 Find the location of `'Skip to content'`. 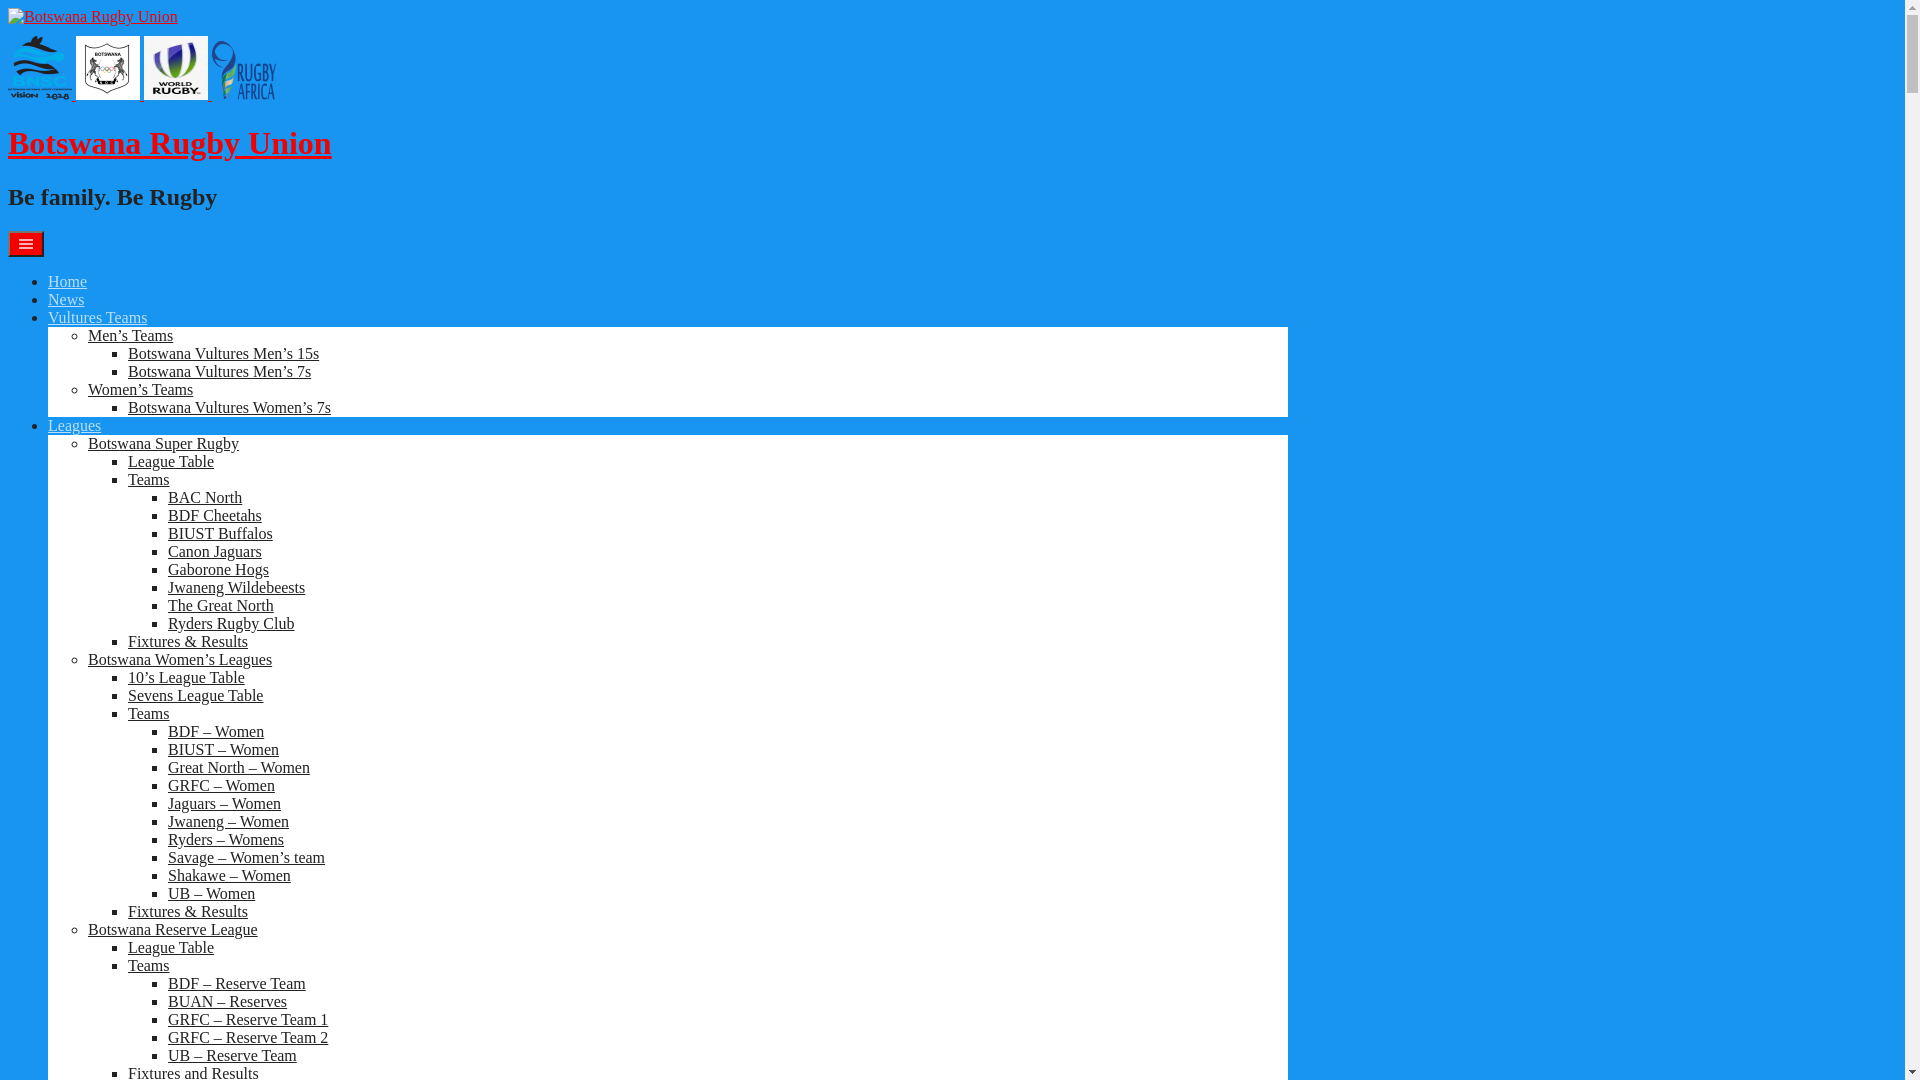

'Skip to content' is located at coordinates (7, 7).